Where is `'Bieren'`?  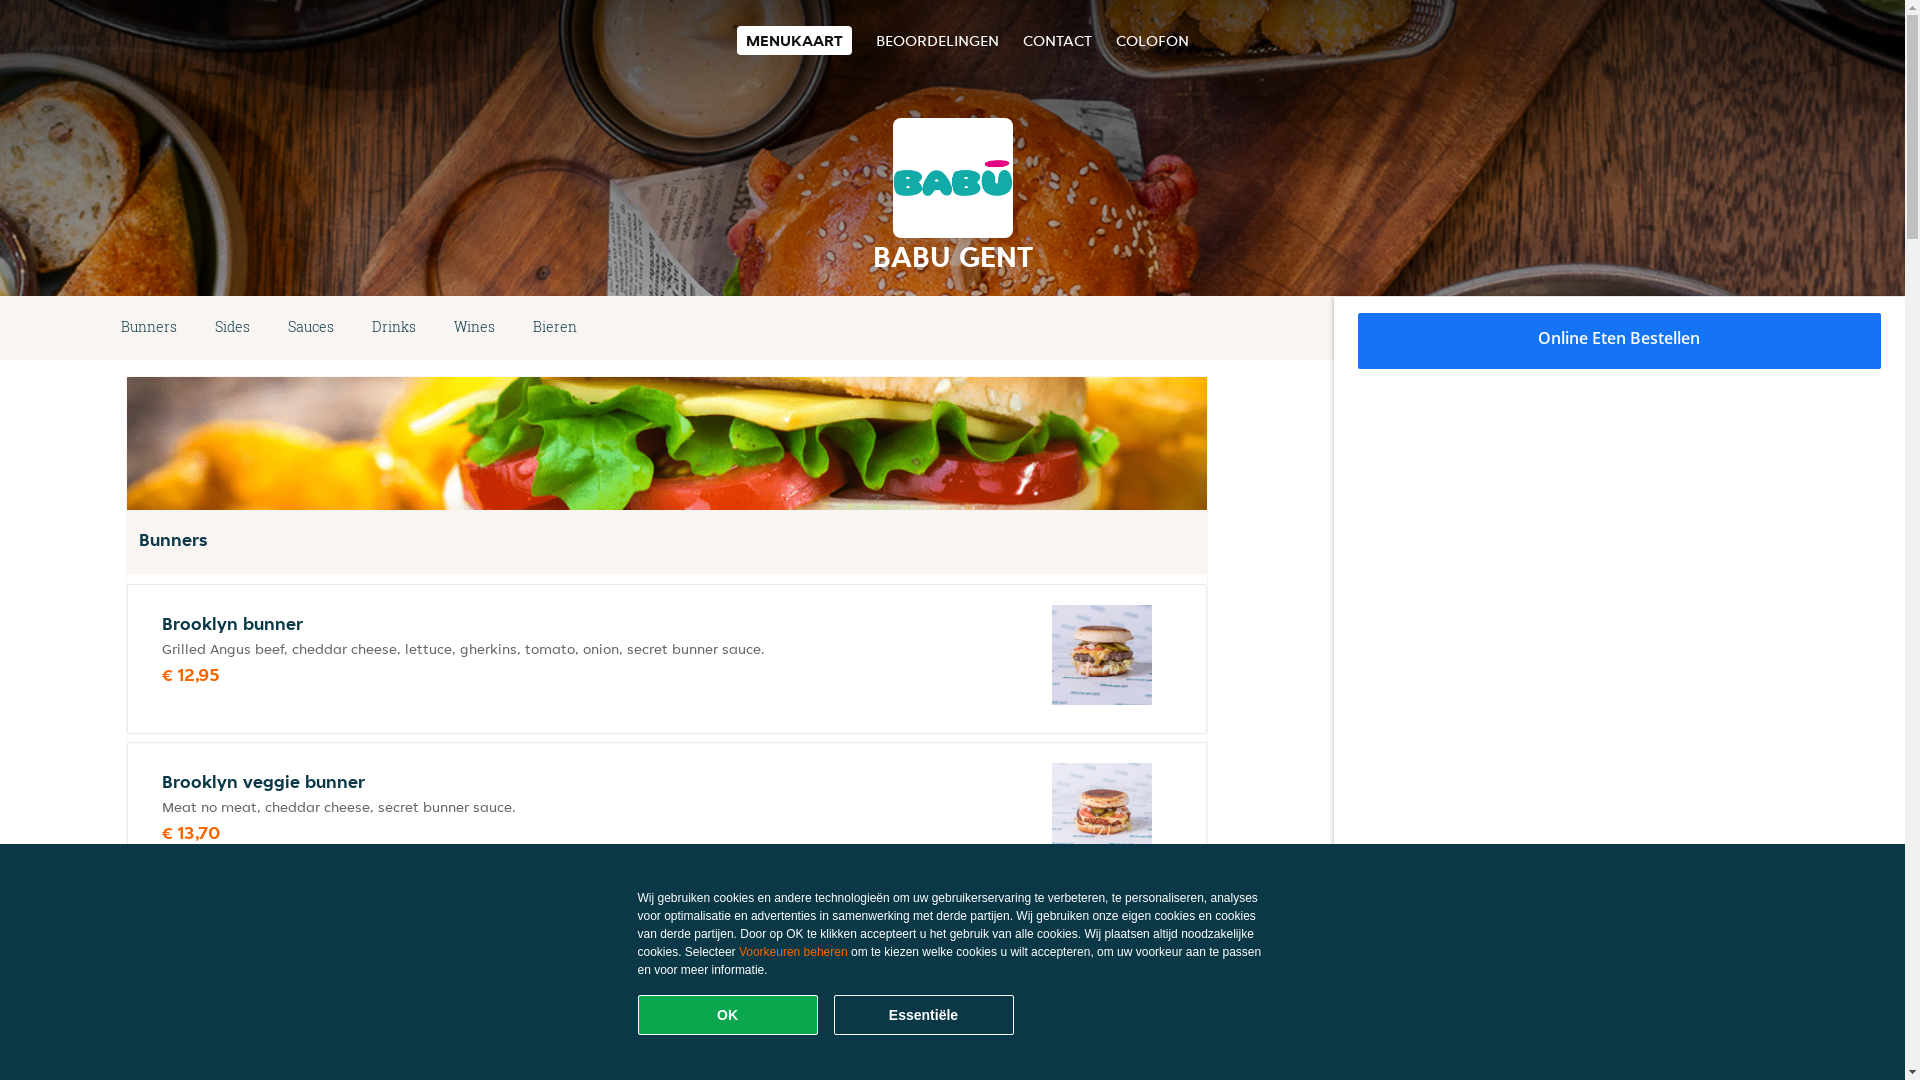
'Bieren' is located at coordinates (513, 326).